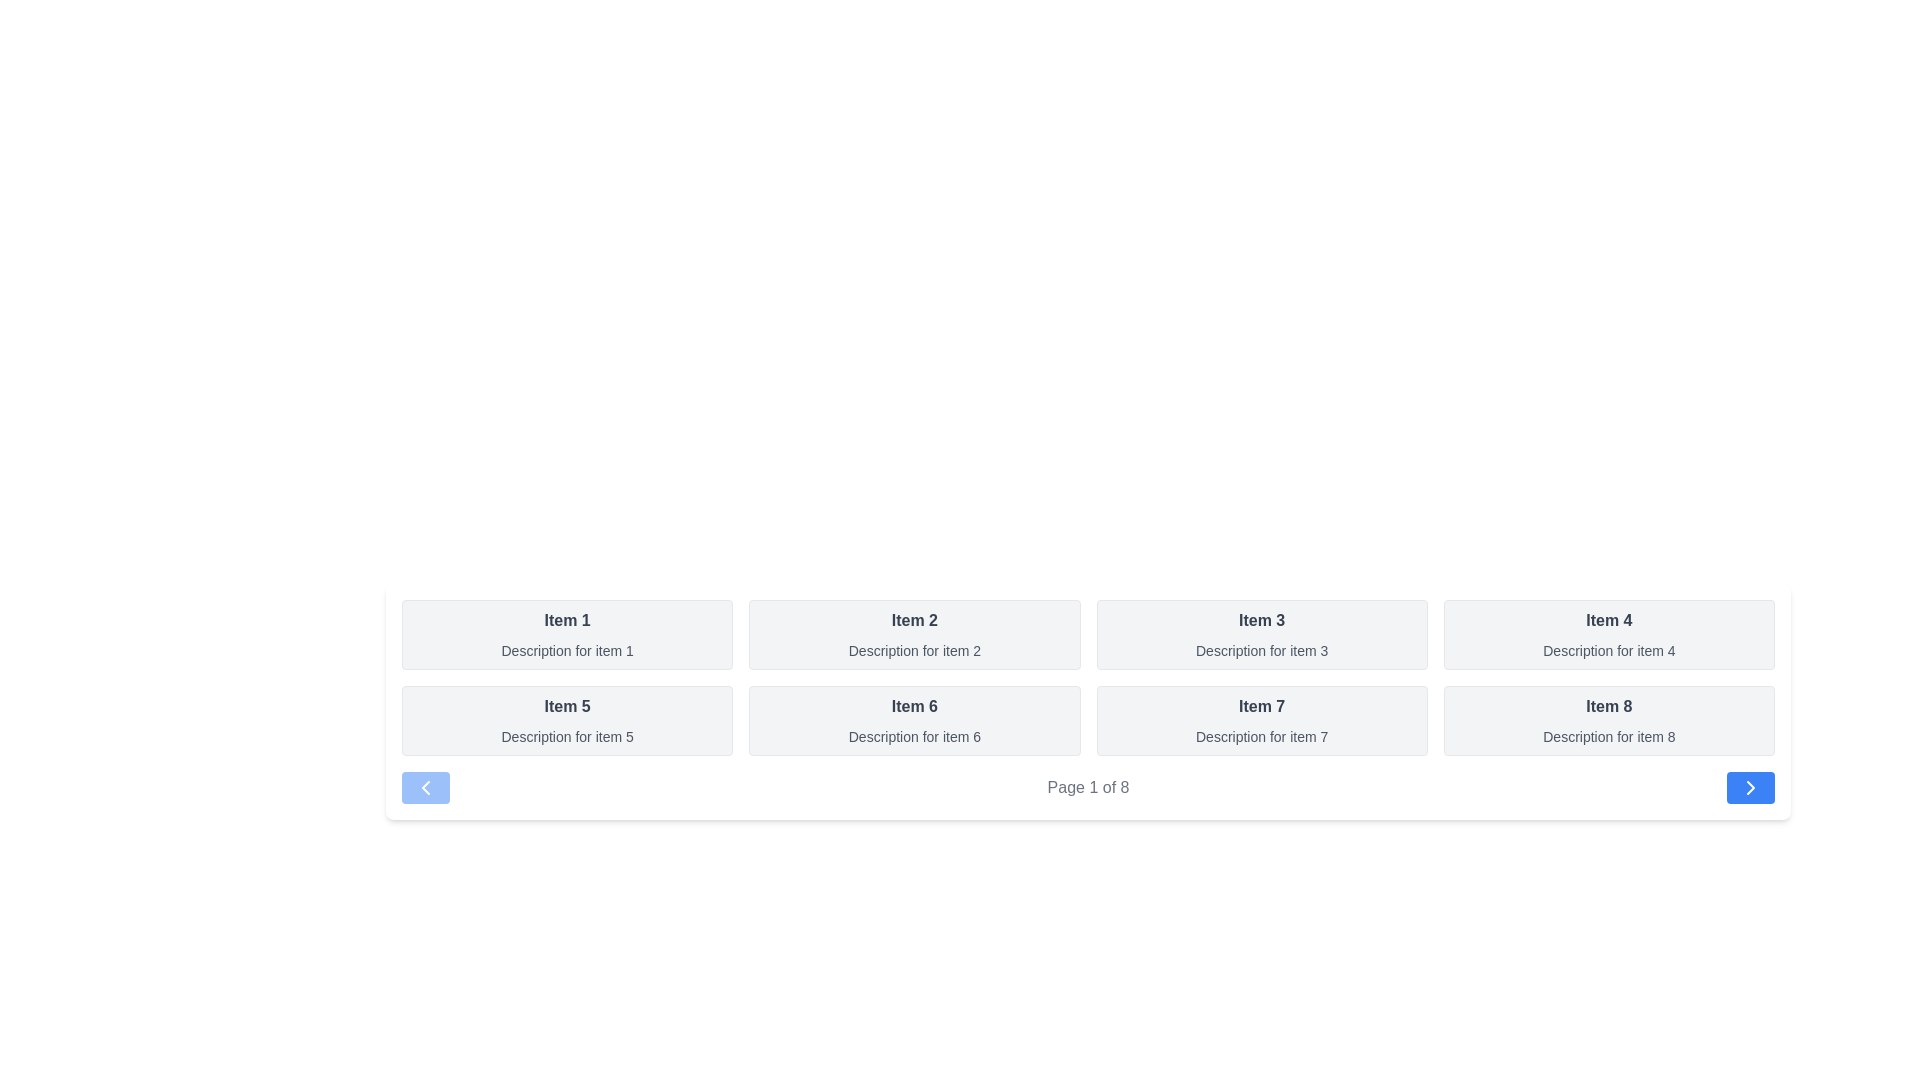  I want to click on the Information card labeled 'Item 4', which is the fourth item in a grid layout with a light gray background and rounded borders, so click(1609, 635).